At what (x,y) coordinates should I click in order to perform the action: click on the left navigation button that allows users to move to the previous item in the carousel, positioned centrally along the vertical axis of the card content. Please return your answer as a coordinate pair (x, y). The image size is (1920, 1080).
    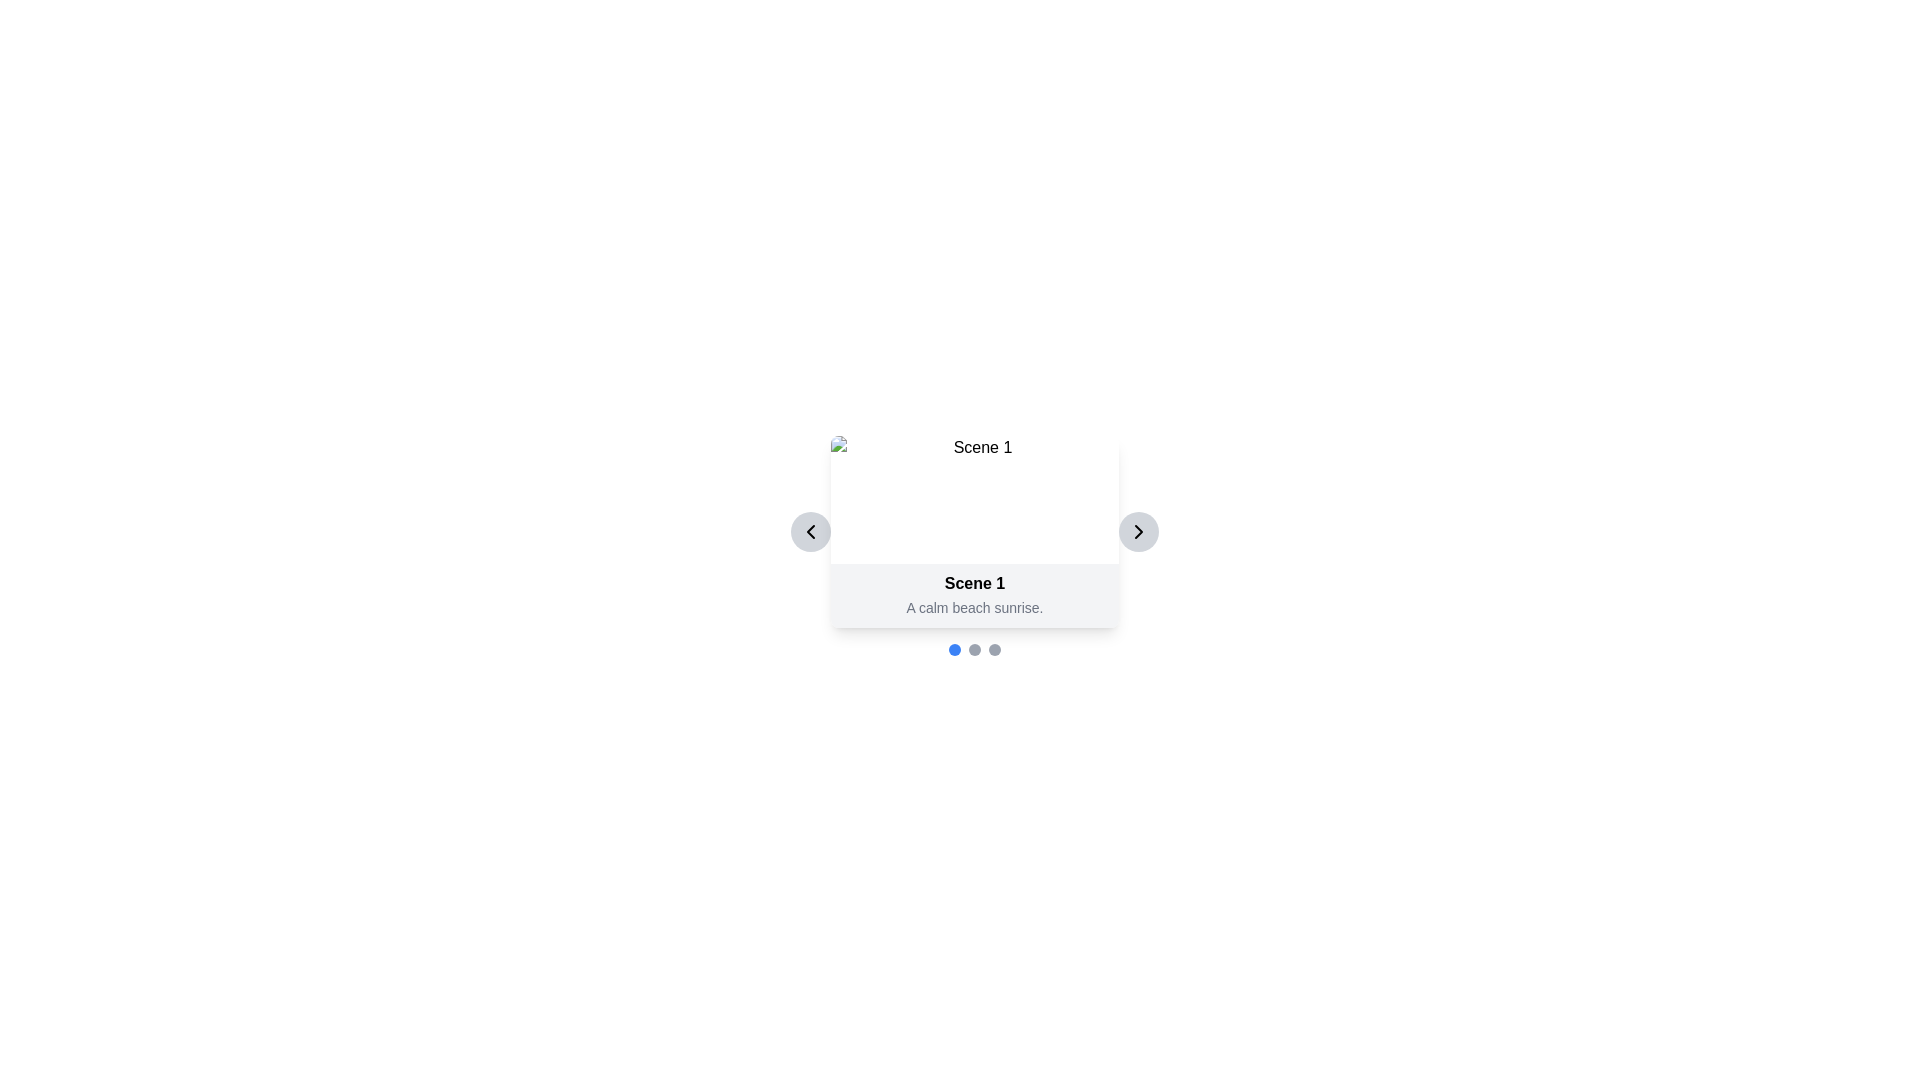
    Looking at the image, I should click on (811, 531).